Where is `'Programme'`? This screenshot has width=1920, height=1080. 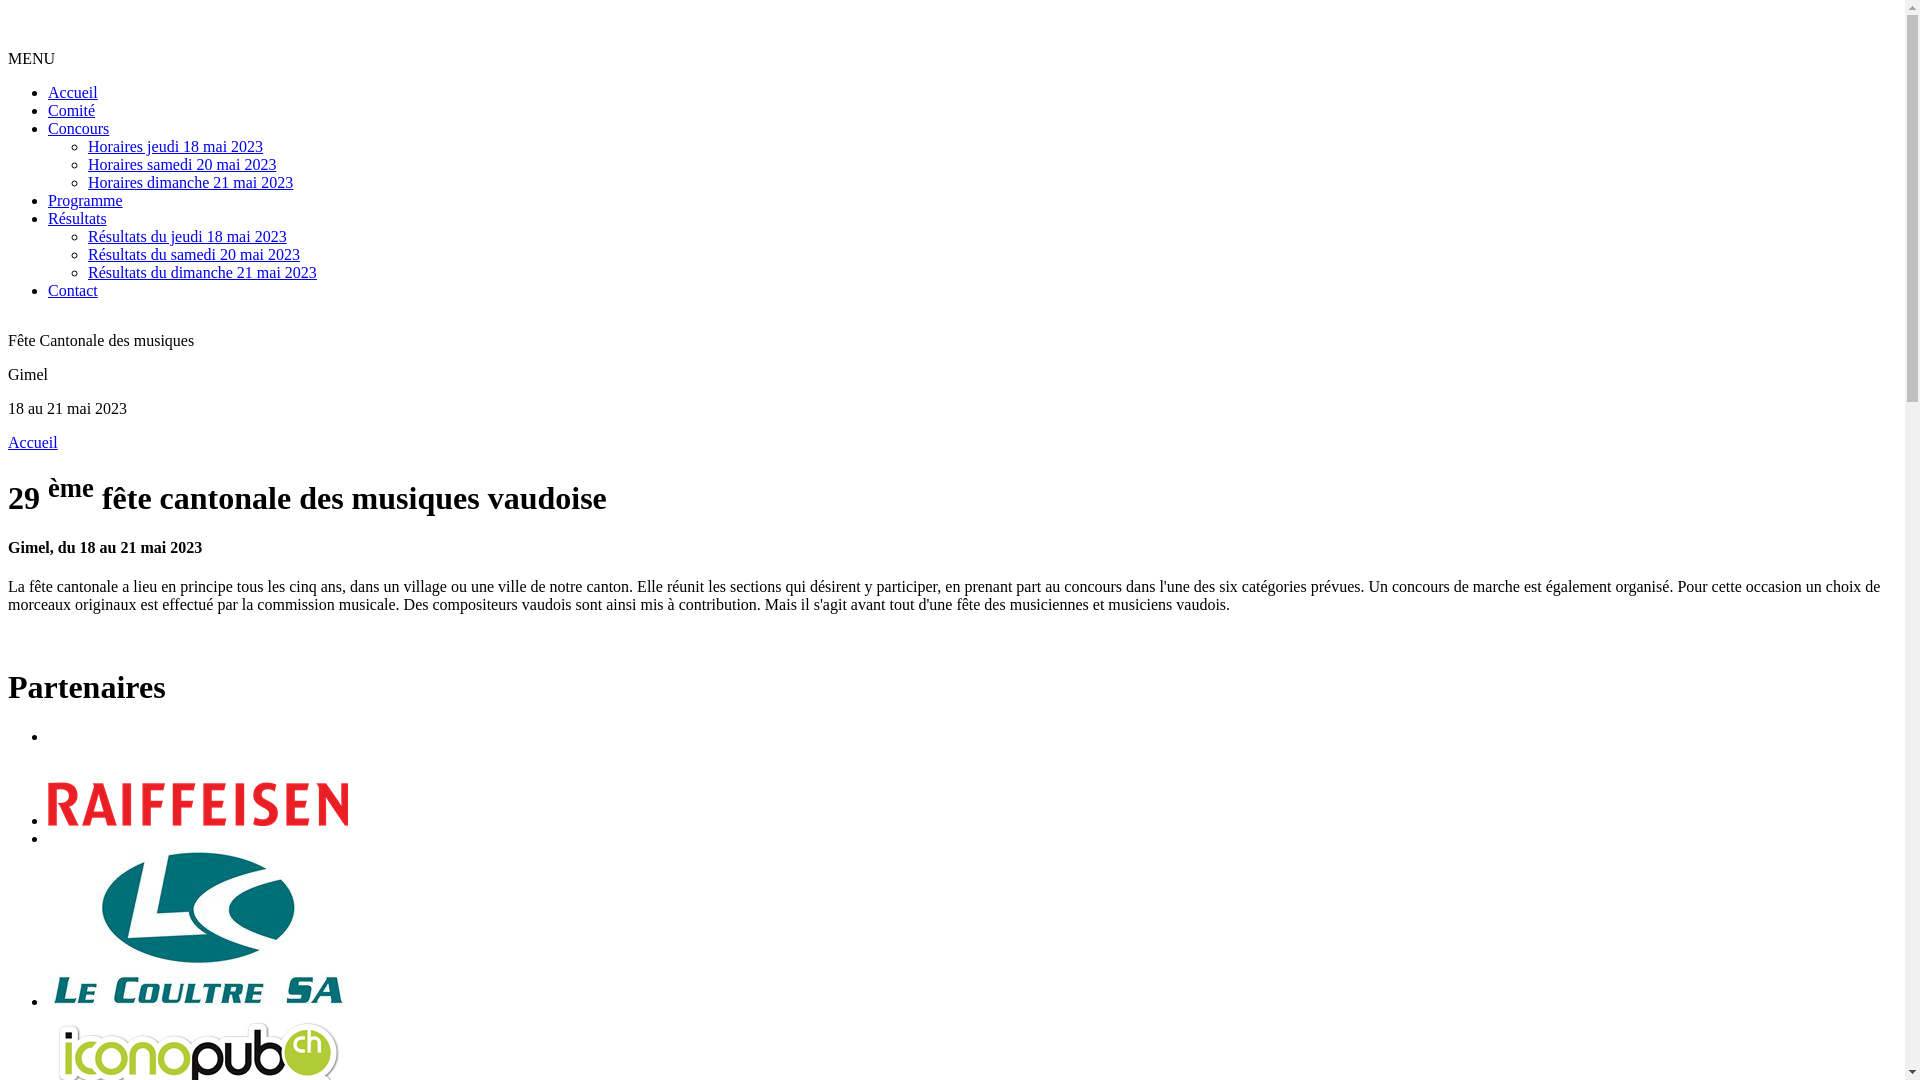 'Programme' is located at coordinates (84, 200).